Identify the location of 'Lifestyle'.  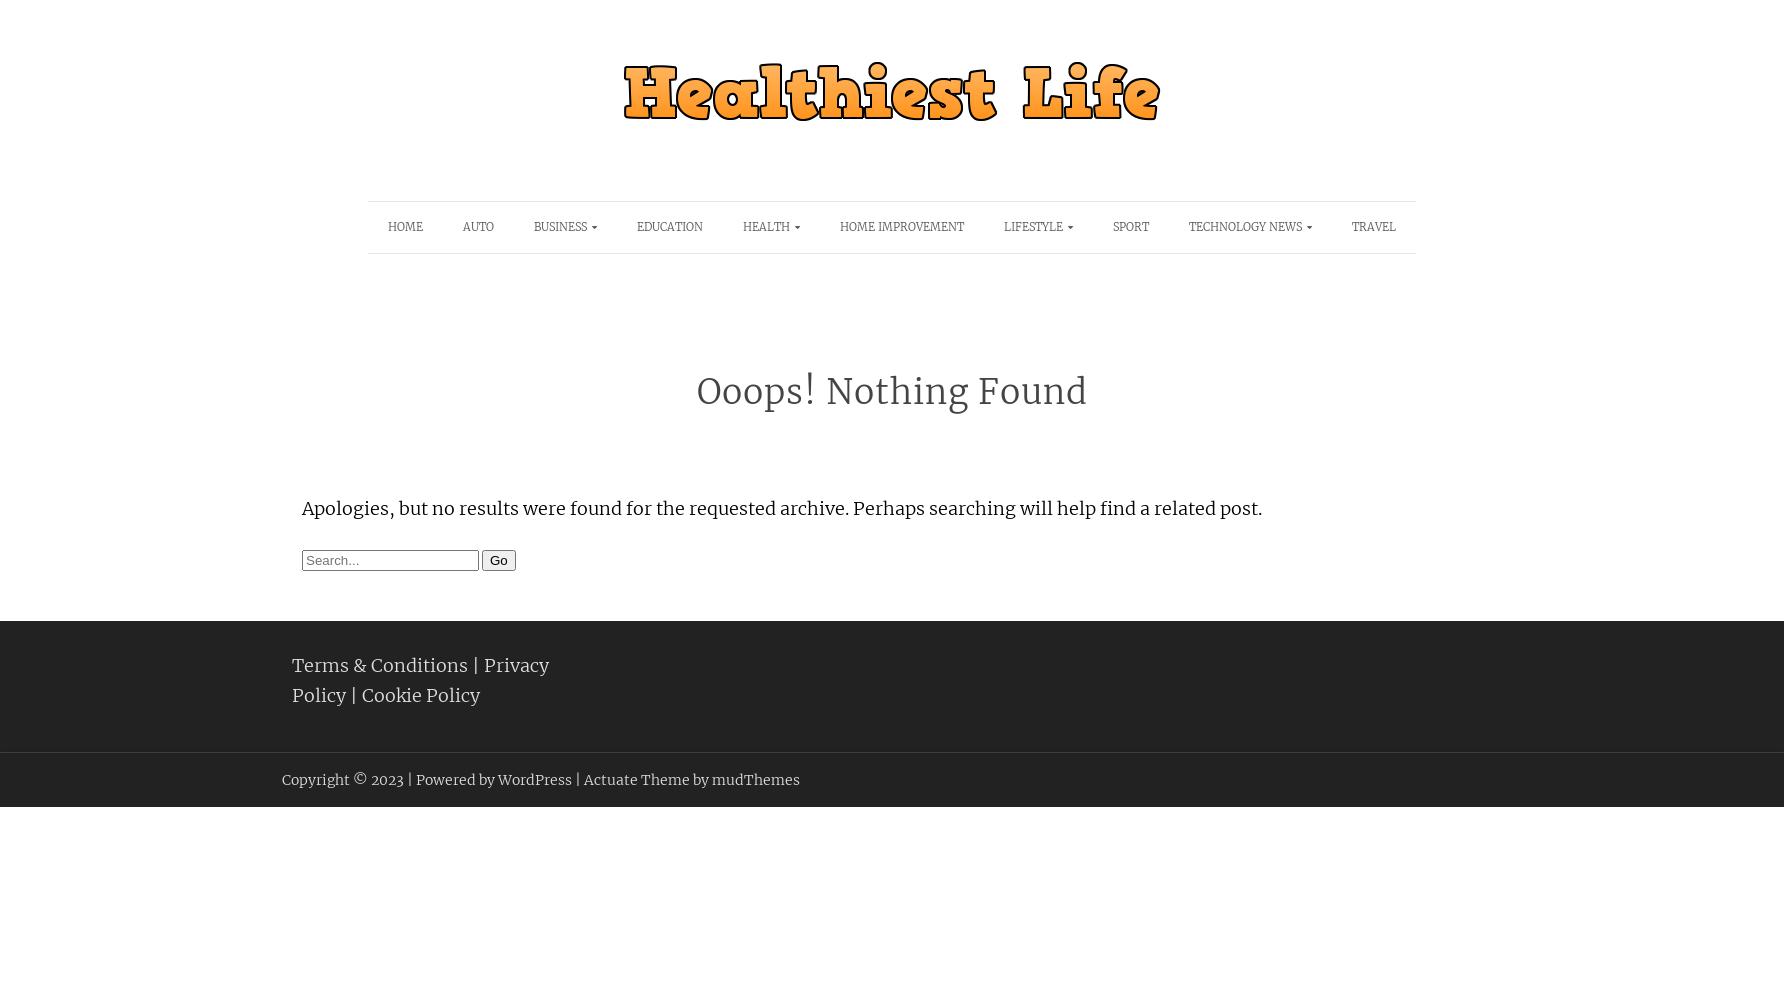
(1032, 226).